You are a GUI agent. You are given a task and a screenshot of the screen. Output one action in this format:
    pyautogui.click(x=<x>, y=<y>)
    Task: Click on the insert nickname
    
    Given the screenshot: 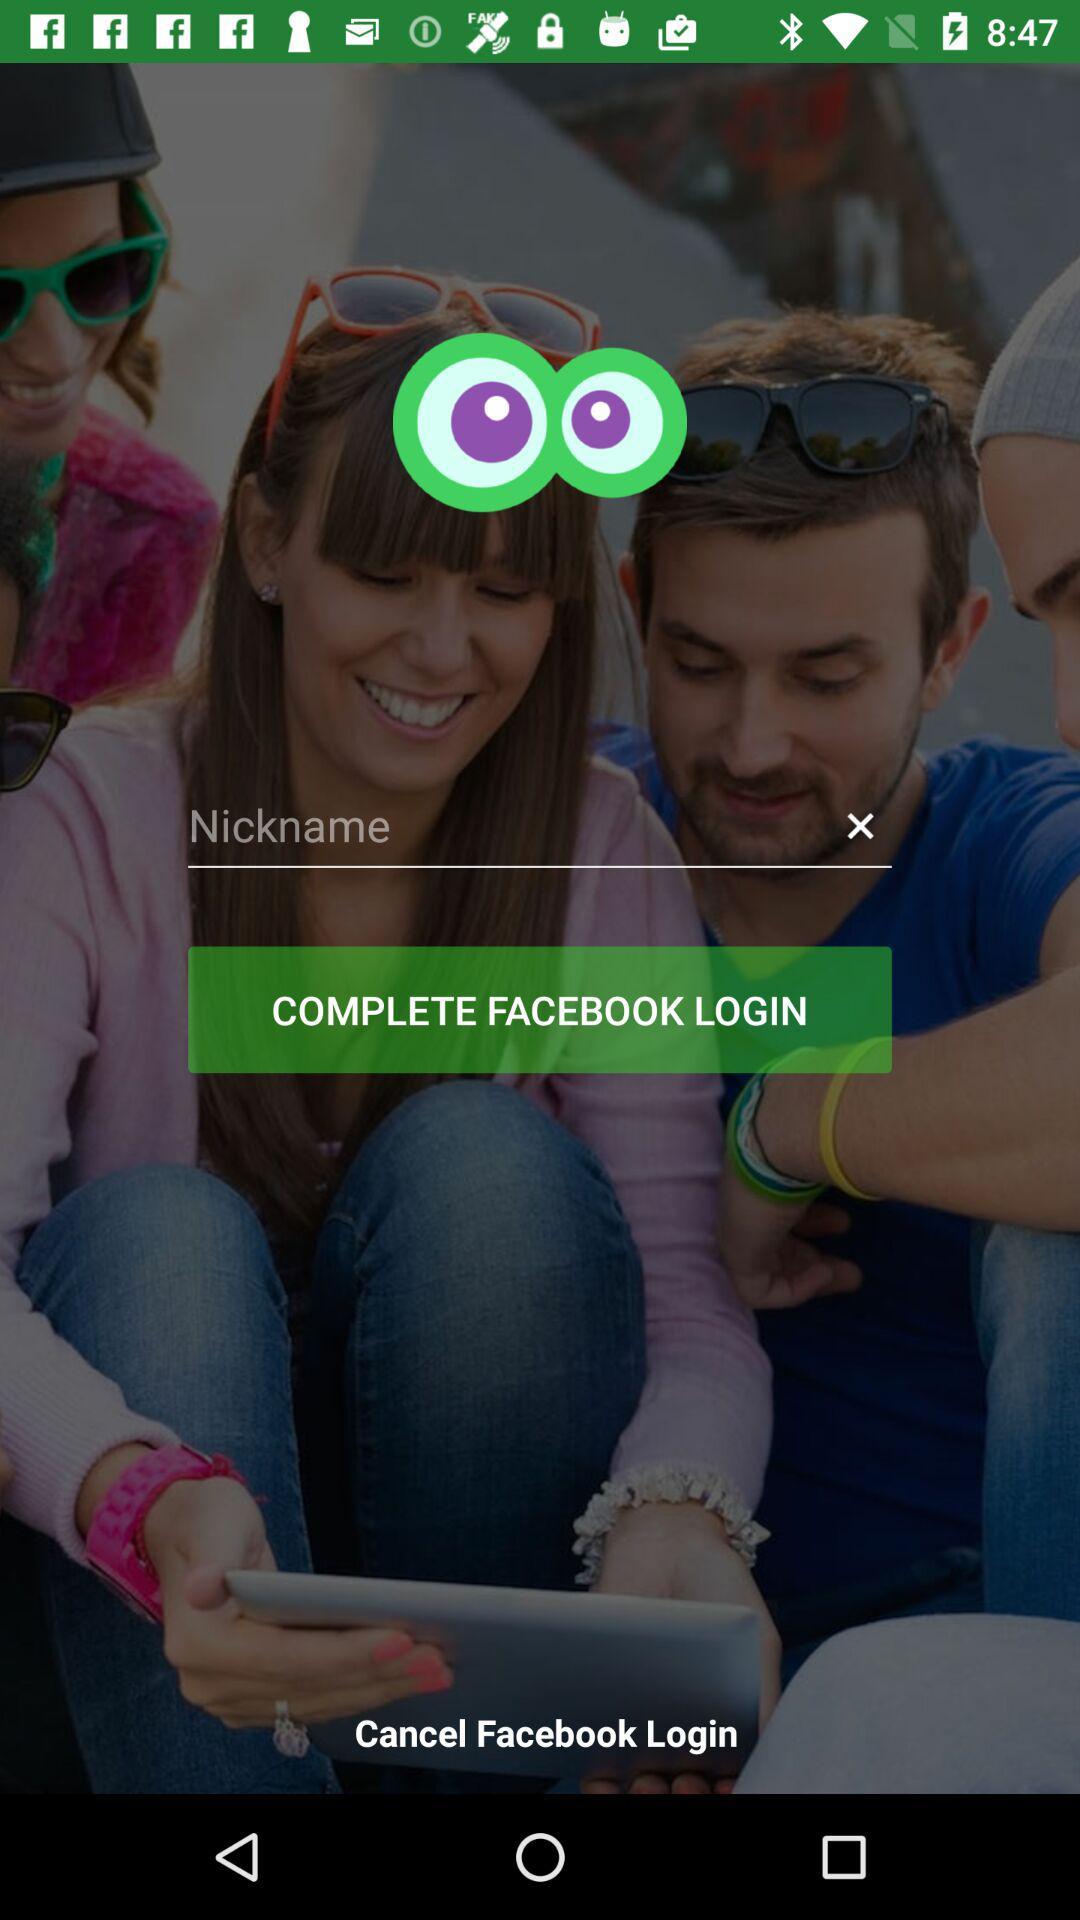 What is the action you would take?
    pyautogui.click(x=540, y=825)
    